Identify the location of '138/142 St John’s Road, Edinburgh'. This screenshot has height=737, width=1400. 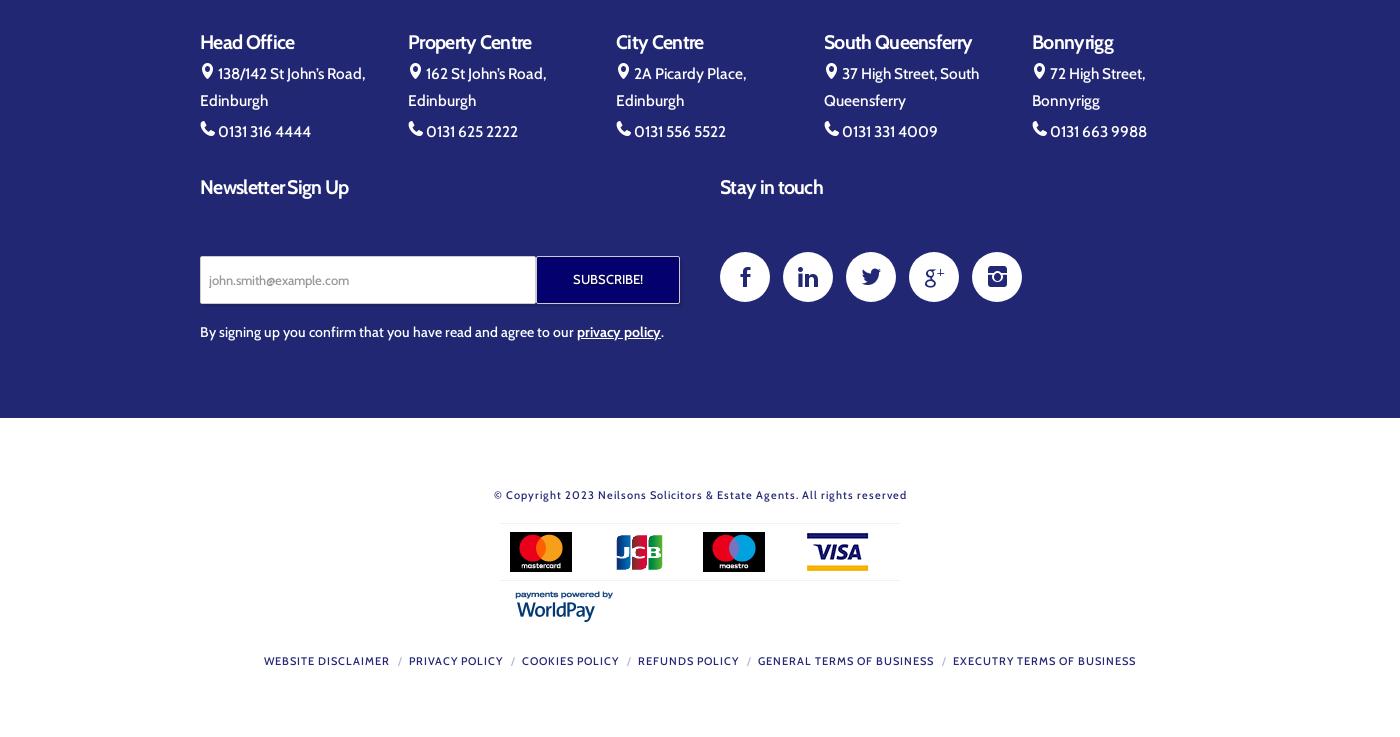
(282, 85).